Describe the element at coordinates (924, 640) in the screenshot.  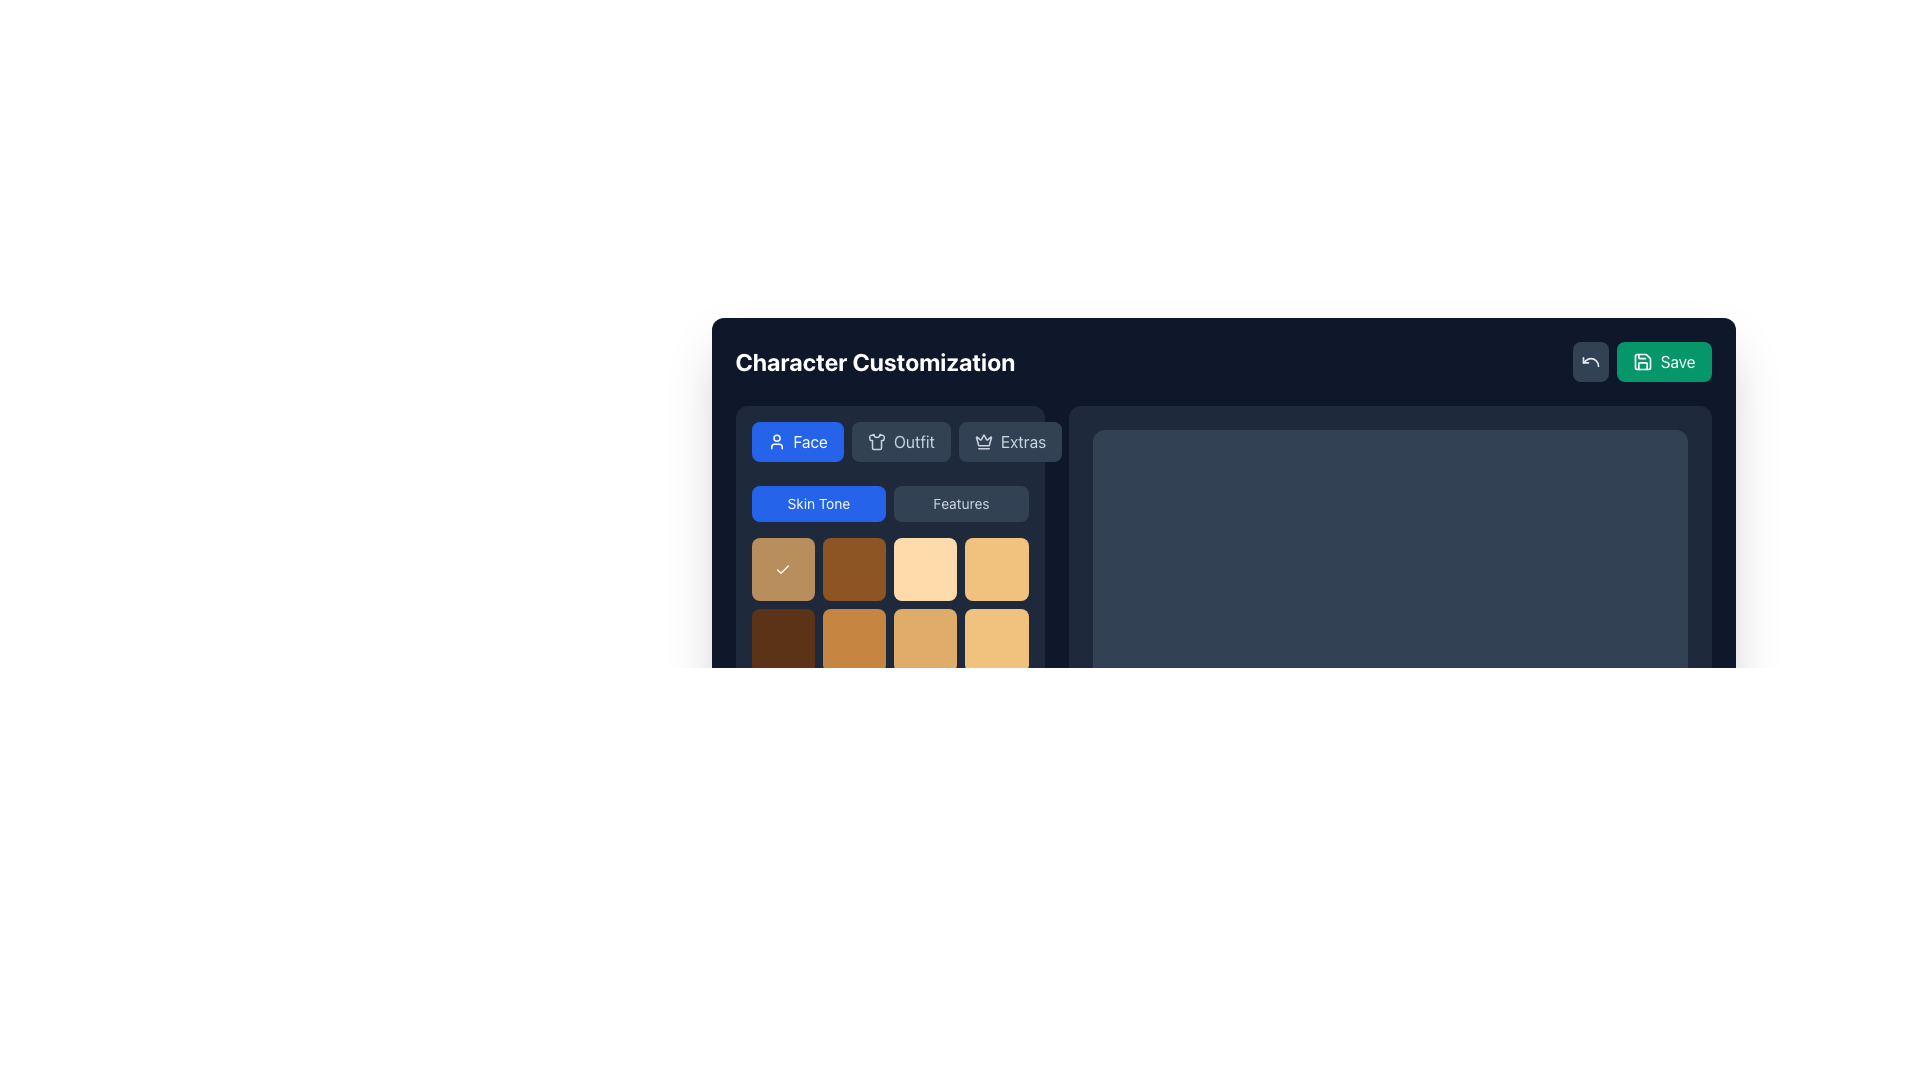
I see `the last square box in the third row of the 4x4 grid under the 'Skin Tone' section` at that location.